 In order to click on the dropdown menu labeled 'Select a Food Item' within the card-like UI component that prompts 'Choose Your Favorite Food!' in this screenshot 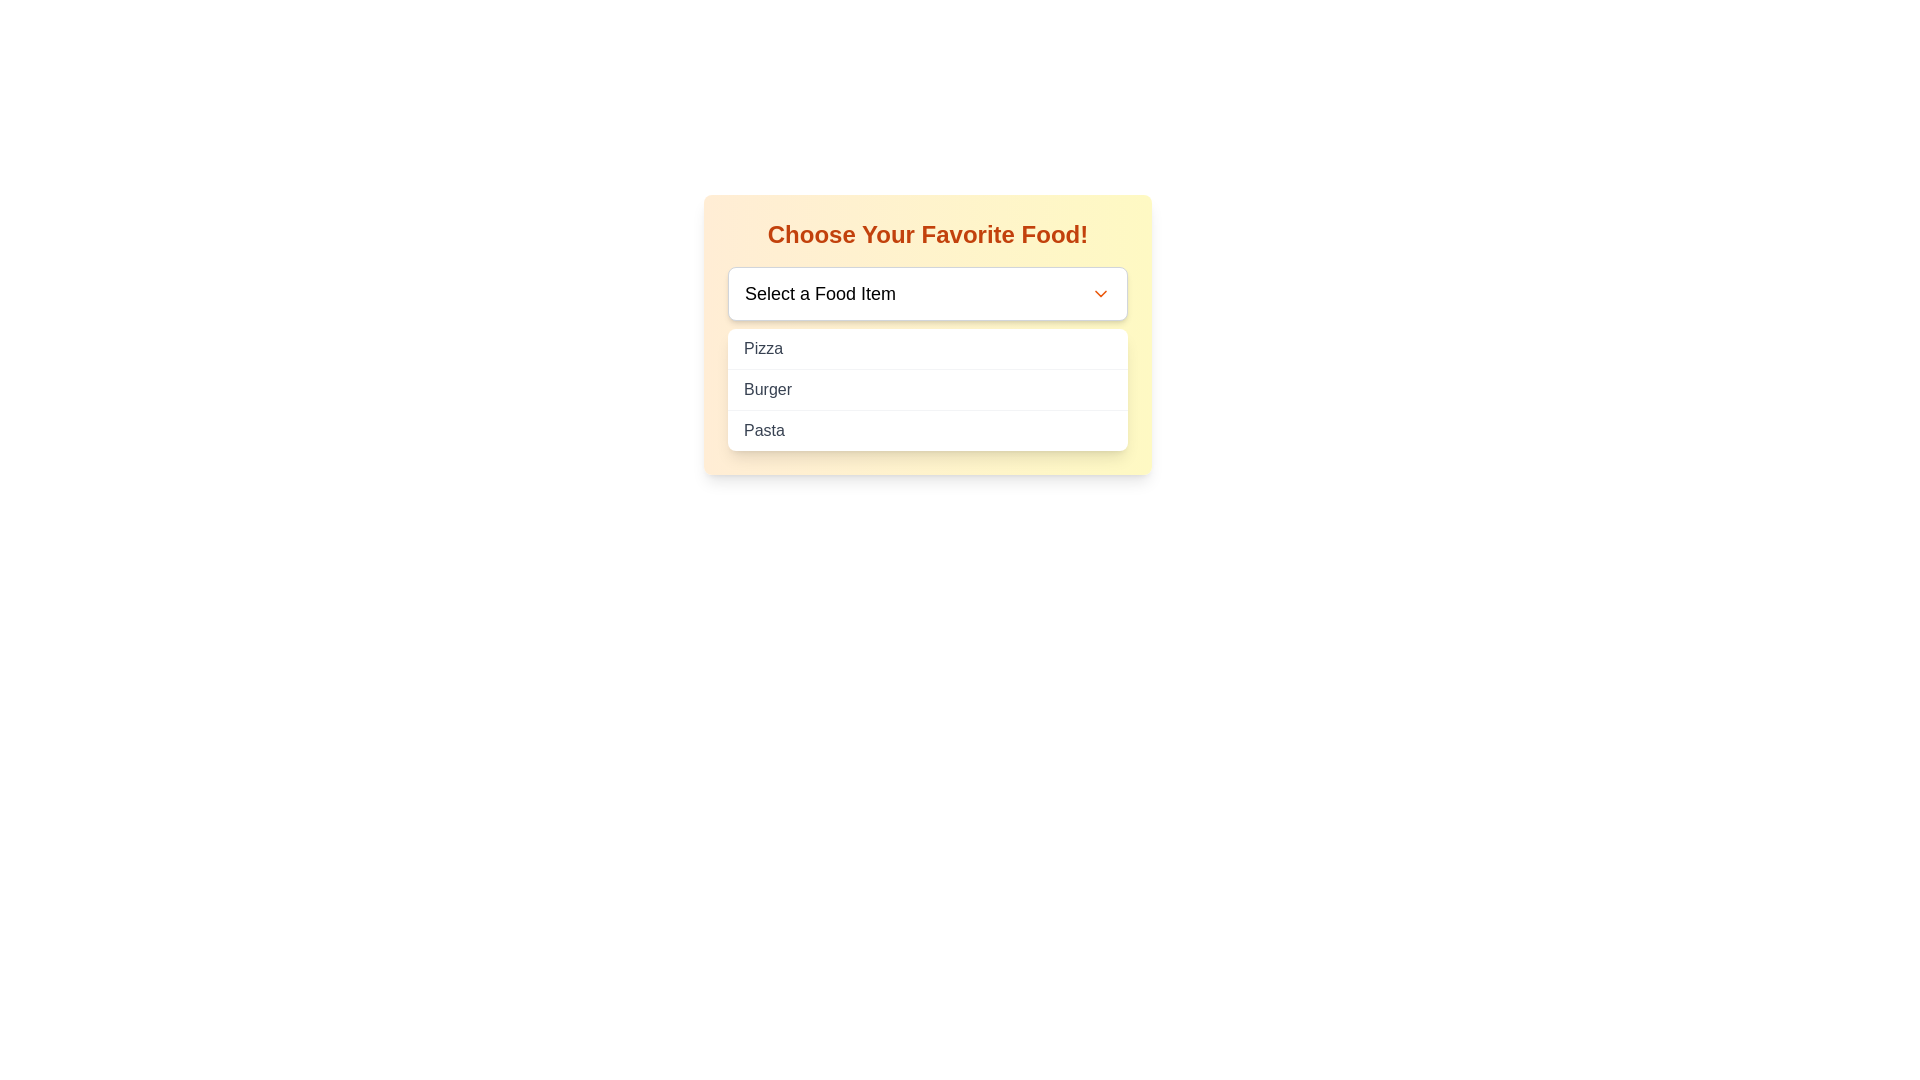, I will do `click(926, 334)`.